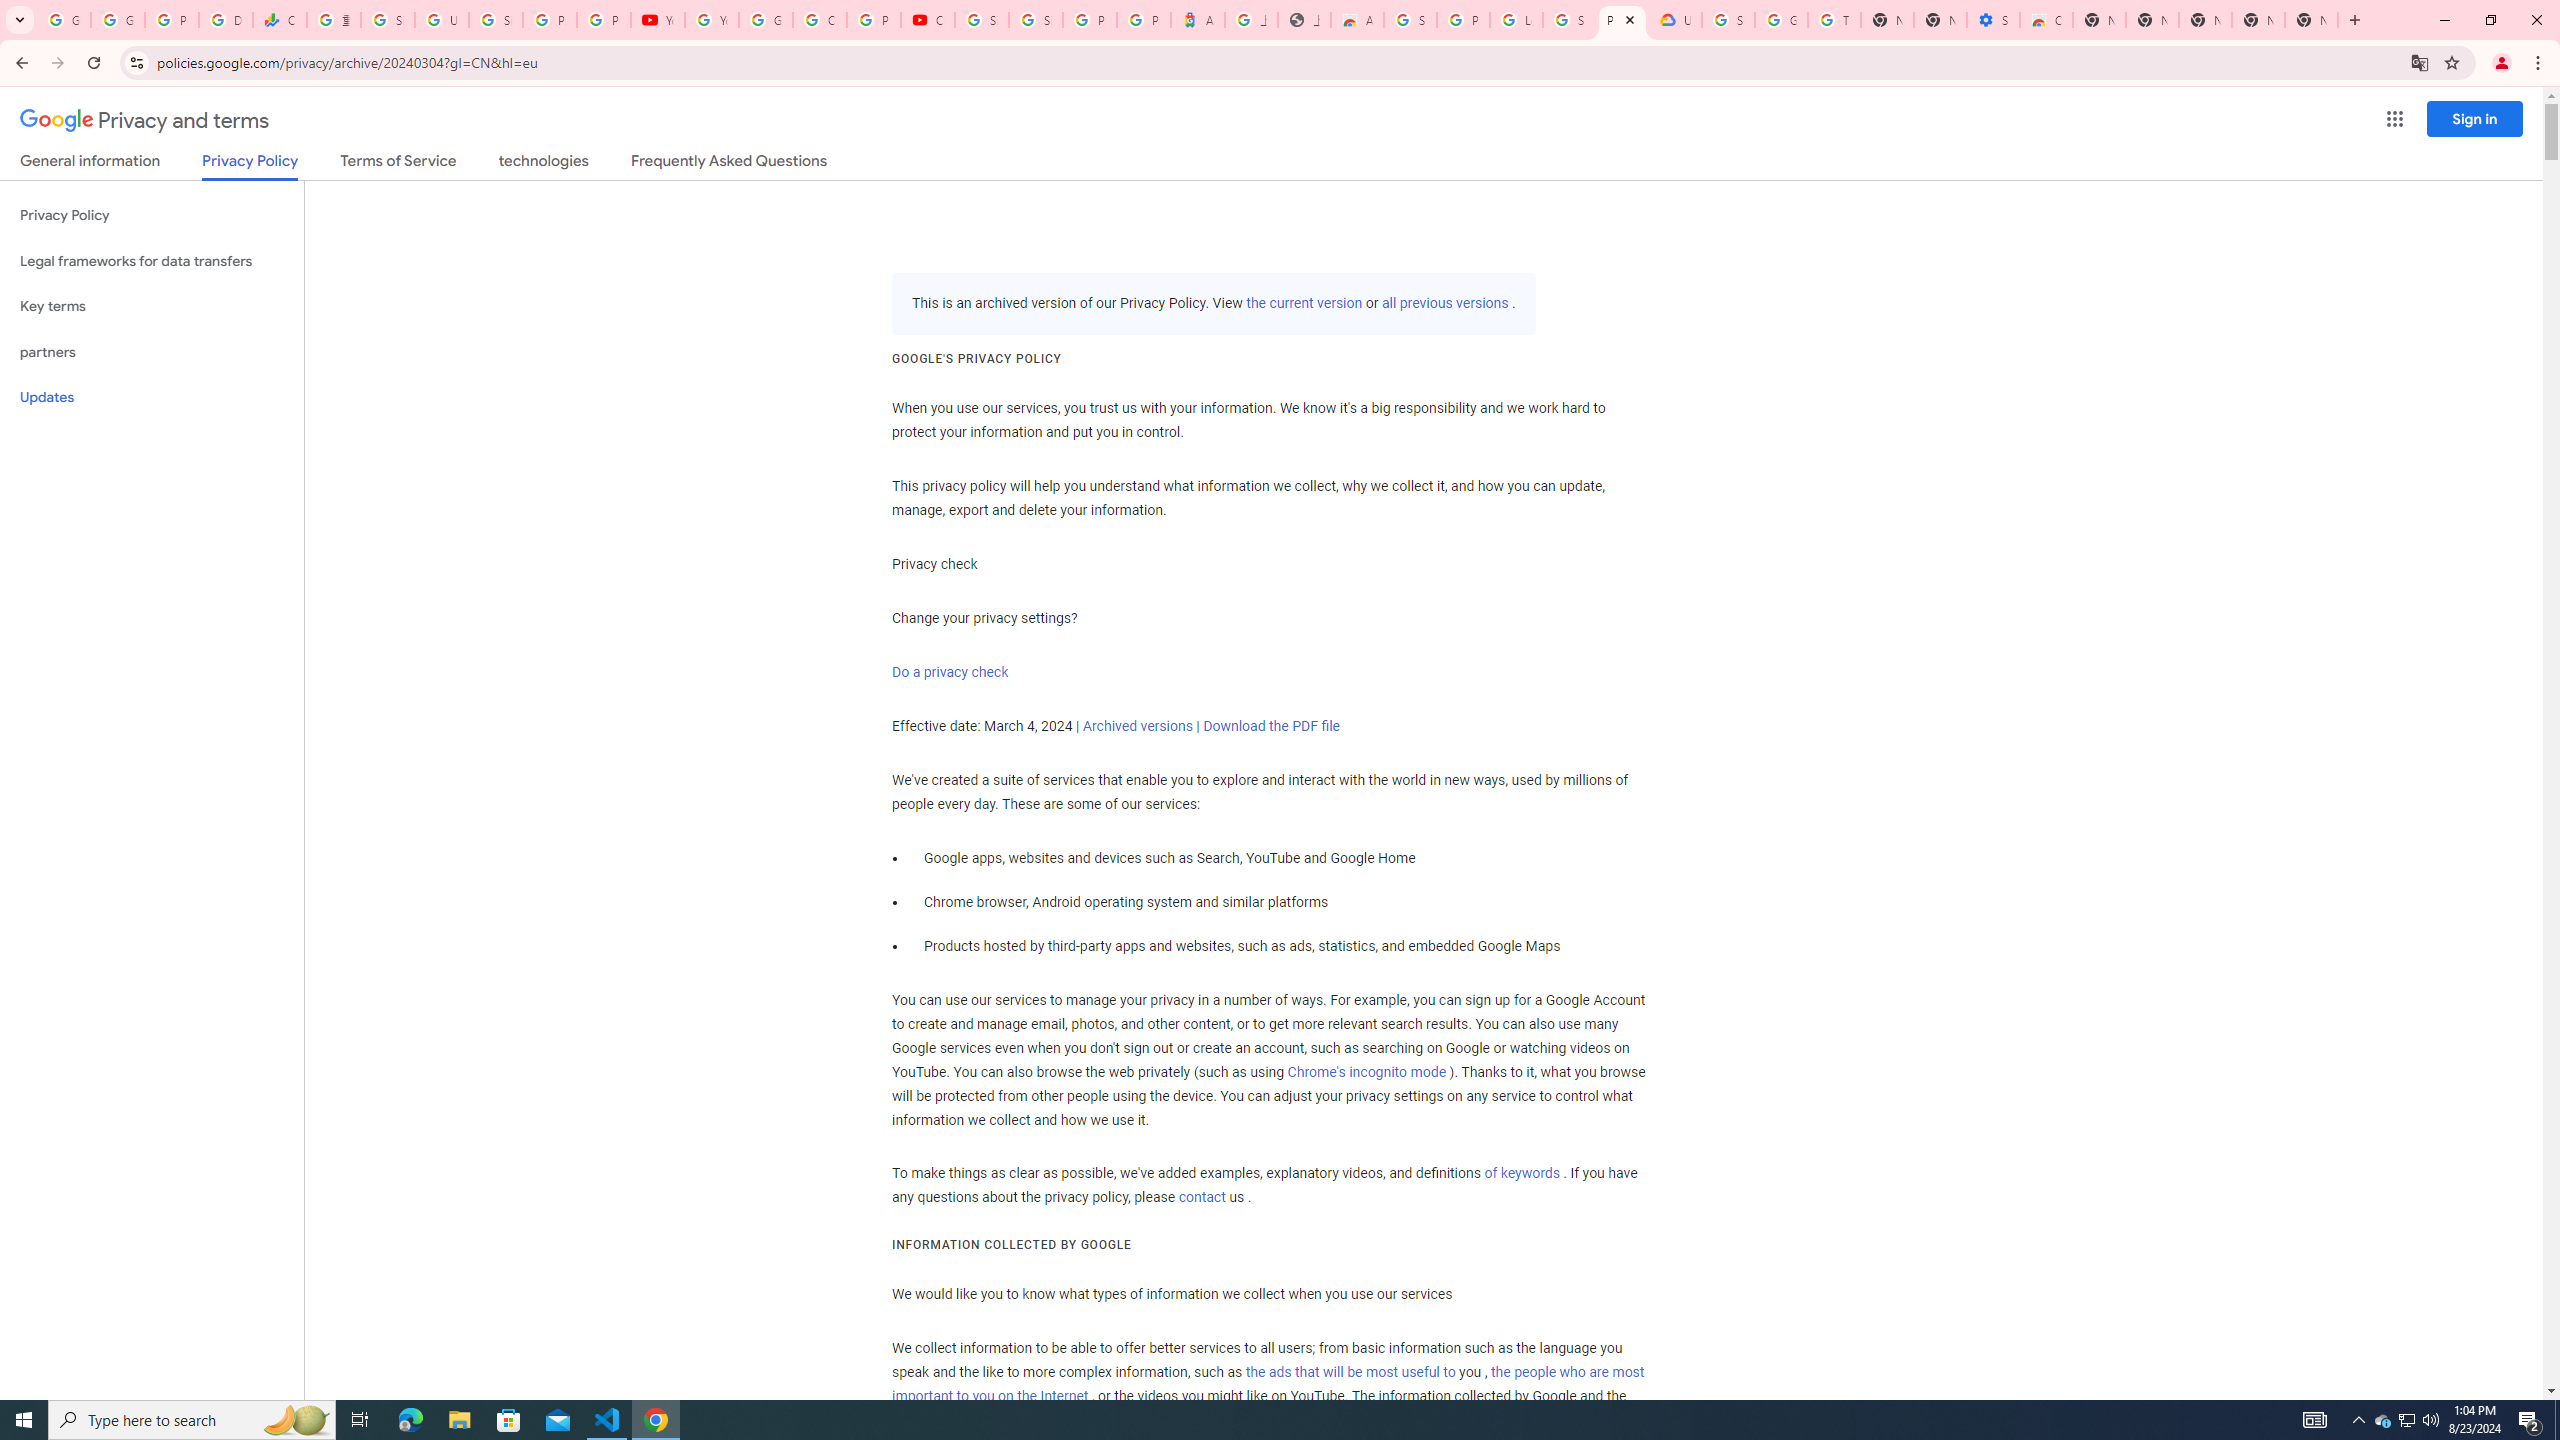  I want to click on 'of keywords', so click(1520, 1173).